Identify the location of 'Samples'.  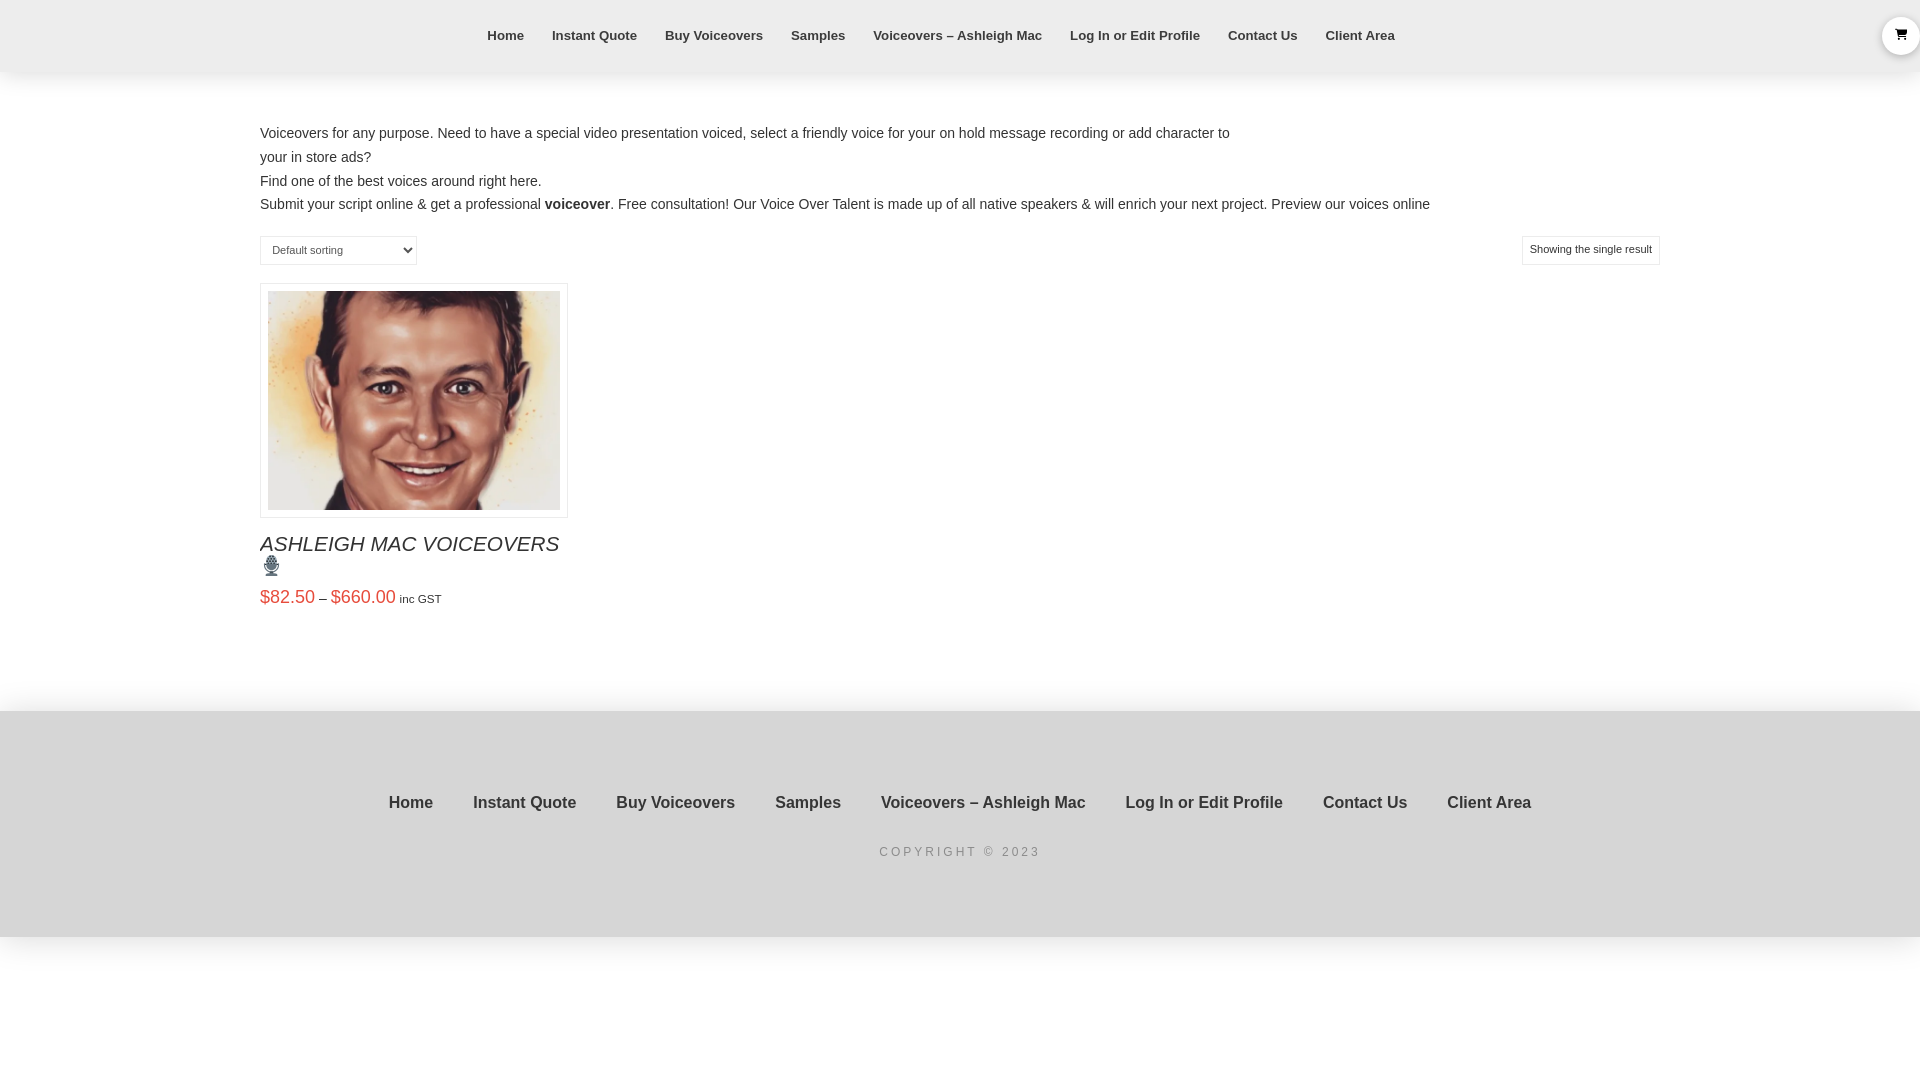
(753, 801).